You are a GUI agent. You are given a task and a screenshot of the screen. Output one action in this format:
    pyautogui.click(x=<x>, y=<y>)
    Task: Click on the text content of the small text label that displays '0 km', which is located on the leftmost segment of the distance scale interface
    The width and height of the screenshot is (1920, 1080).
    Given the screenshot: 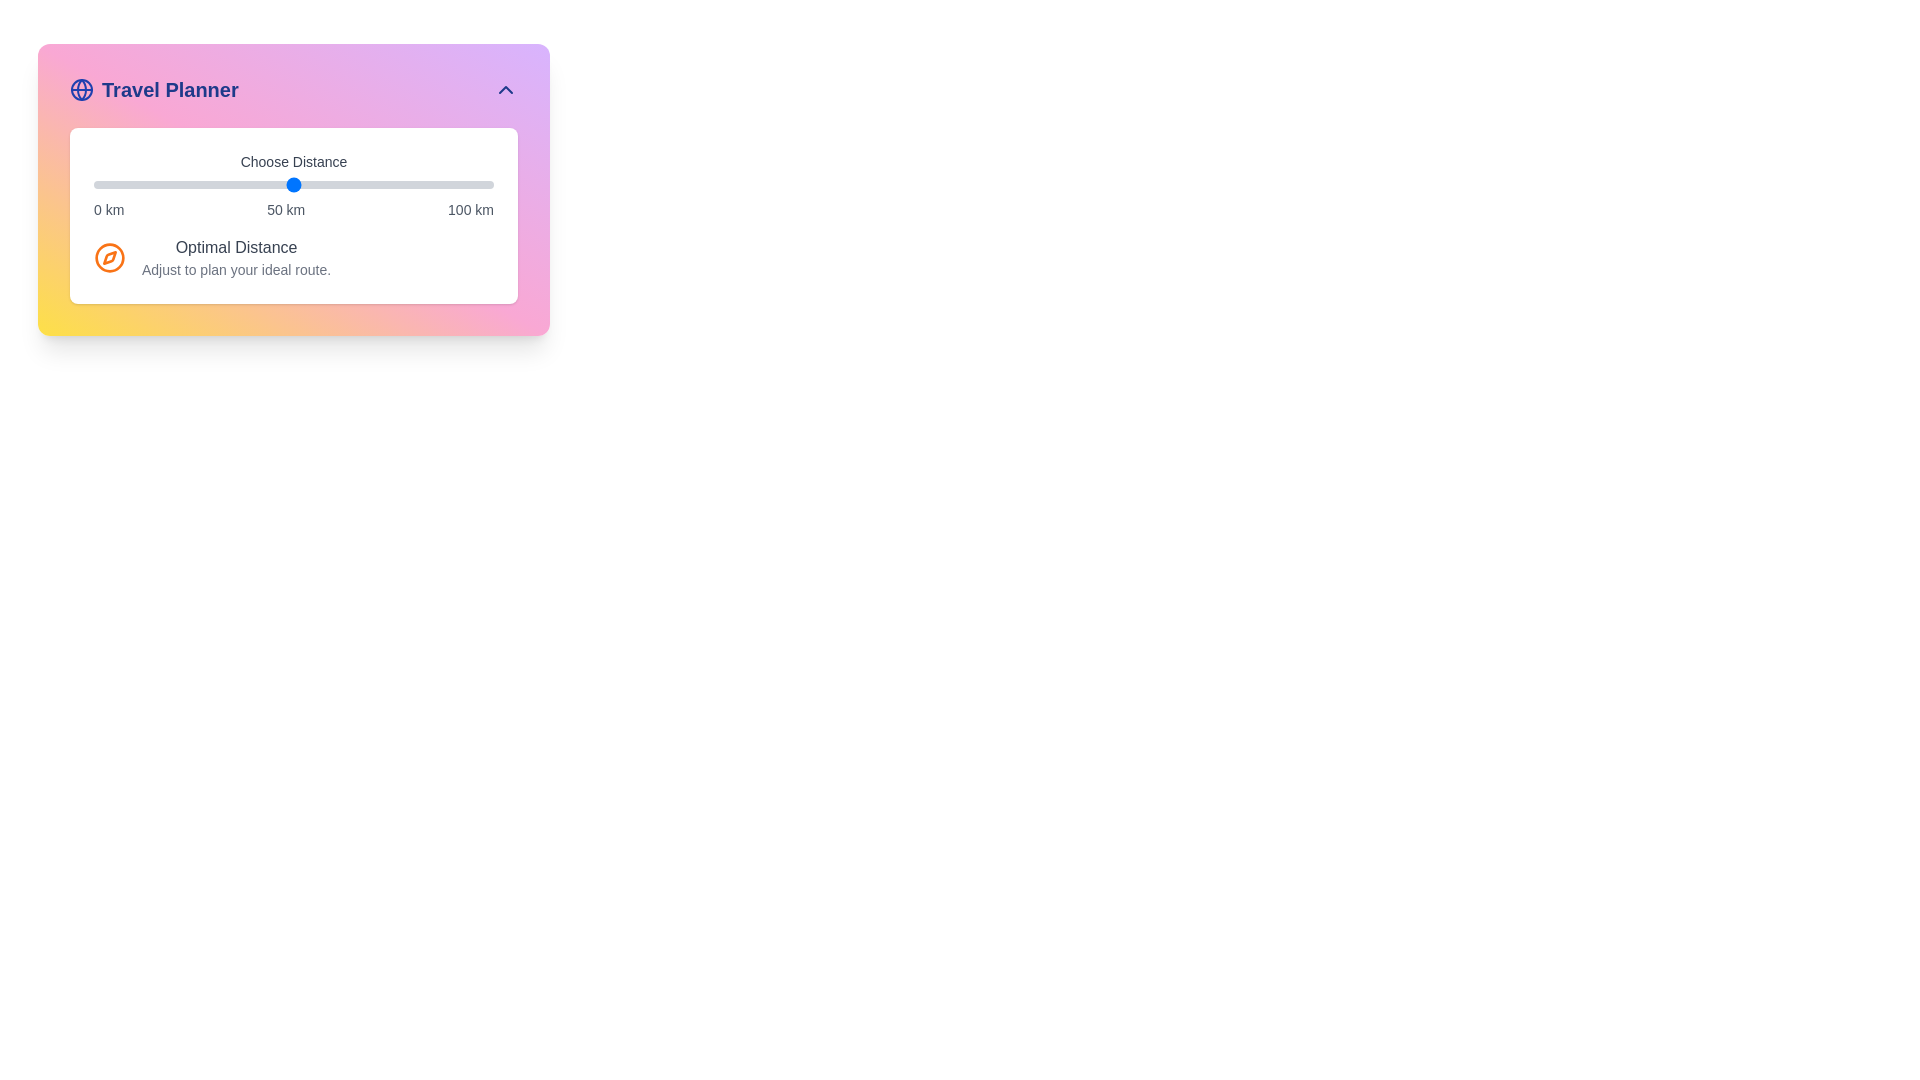 What is the action you would take?
    pyautogui.click(x=108, y=209)
    